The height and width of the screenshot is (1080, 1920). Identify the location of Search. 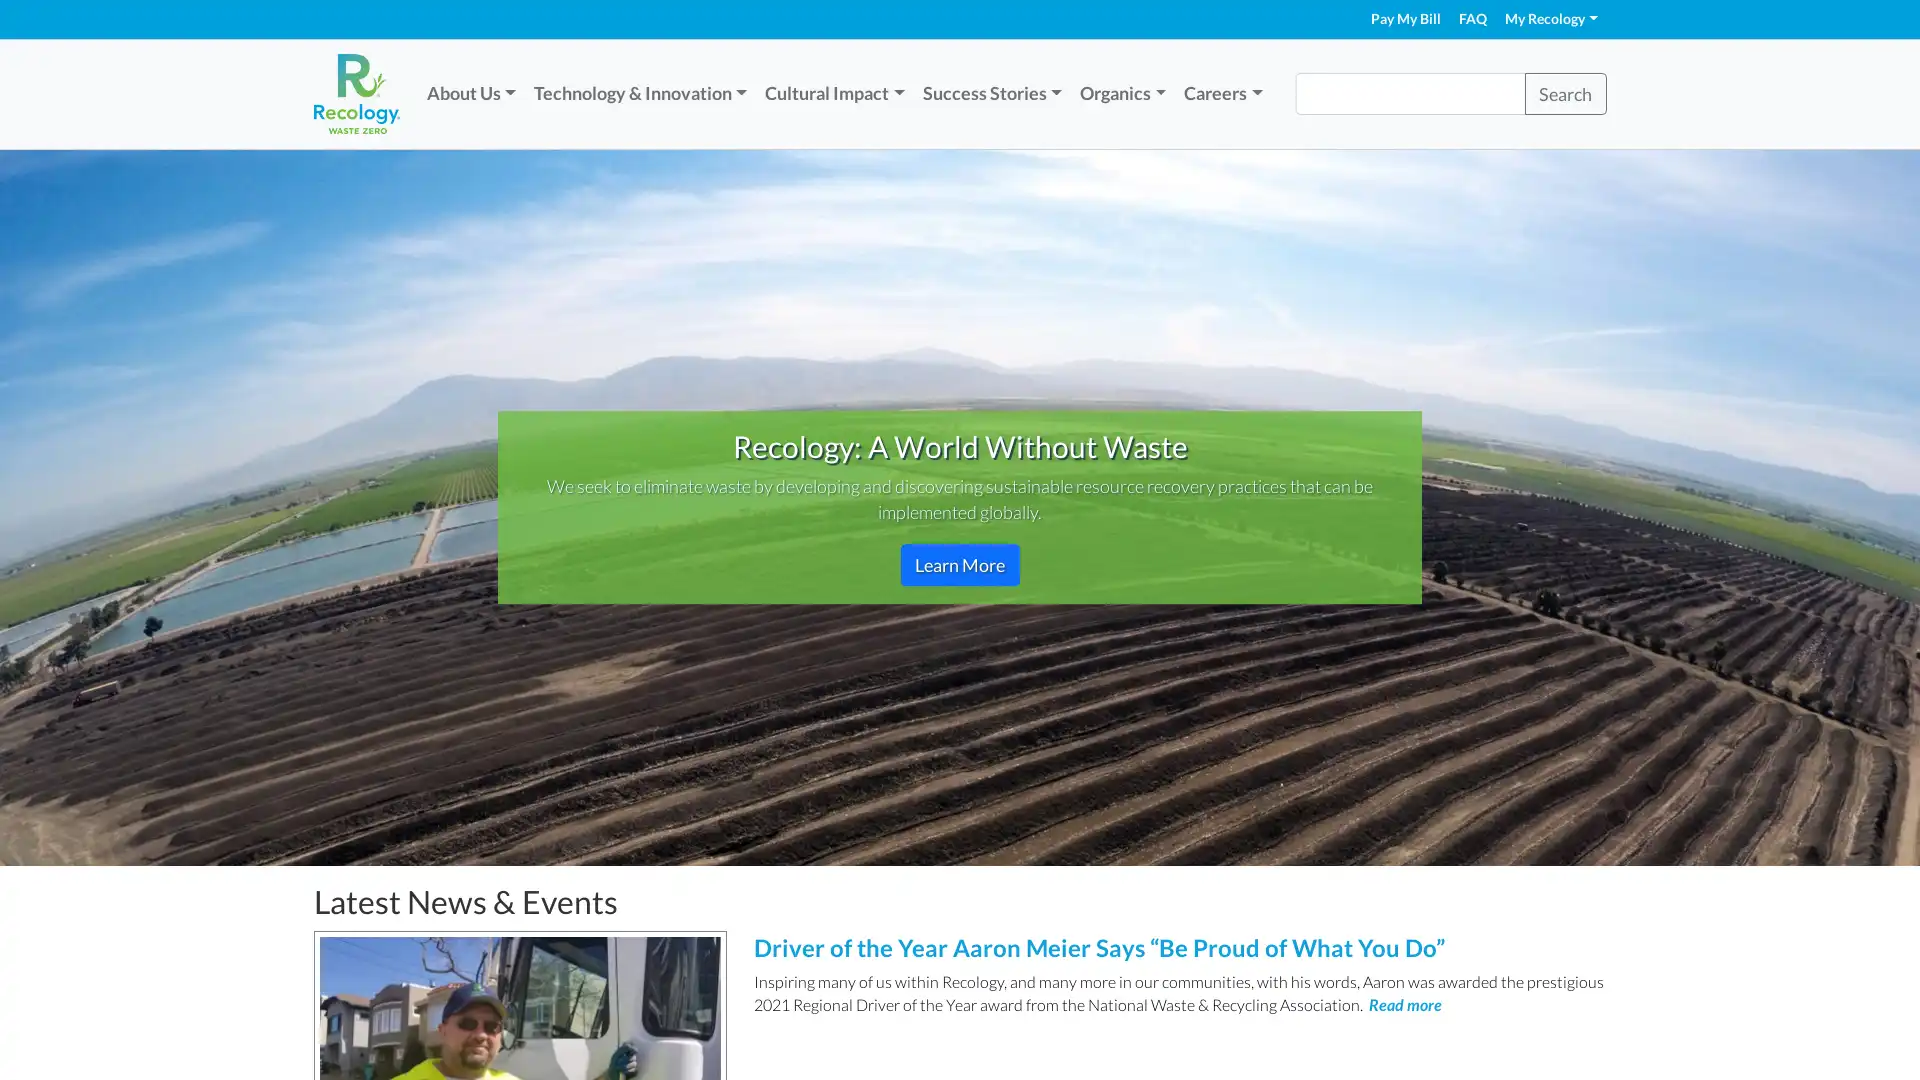
(1563, 93).